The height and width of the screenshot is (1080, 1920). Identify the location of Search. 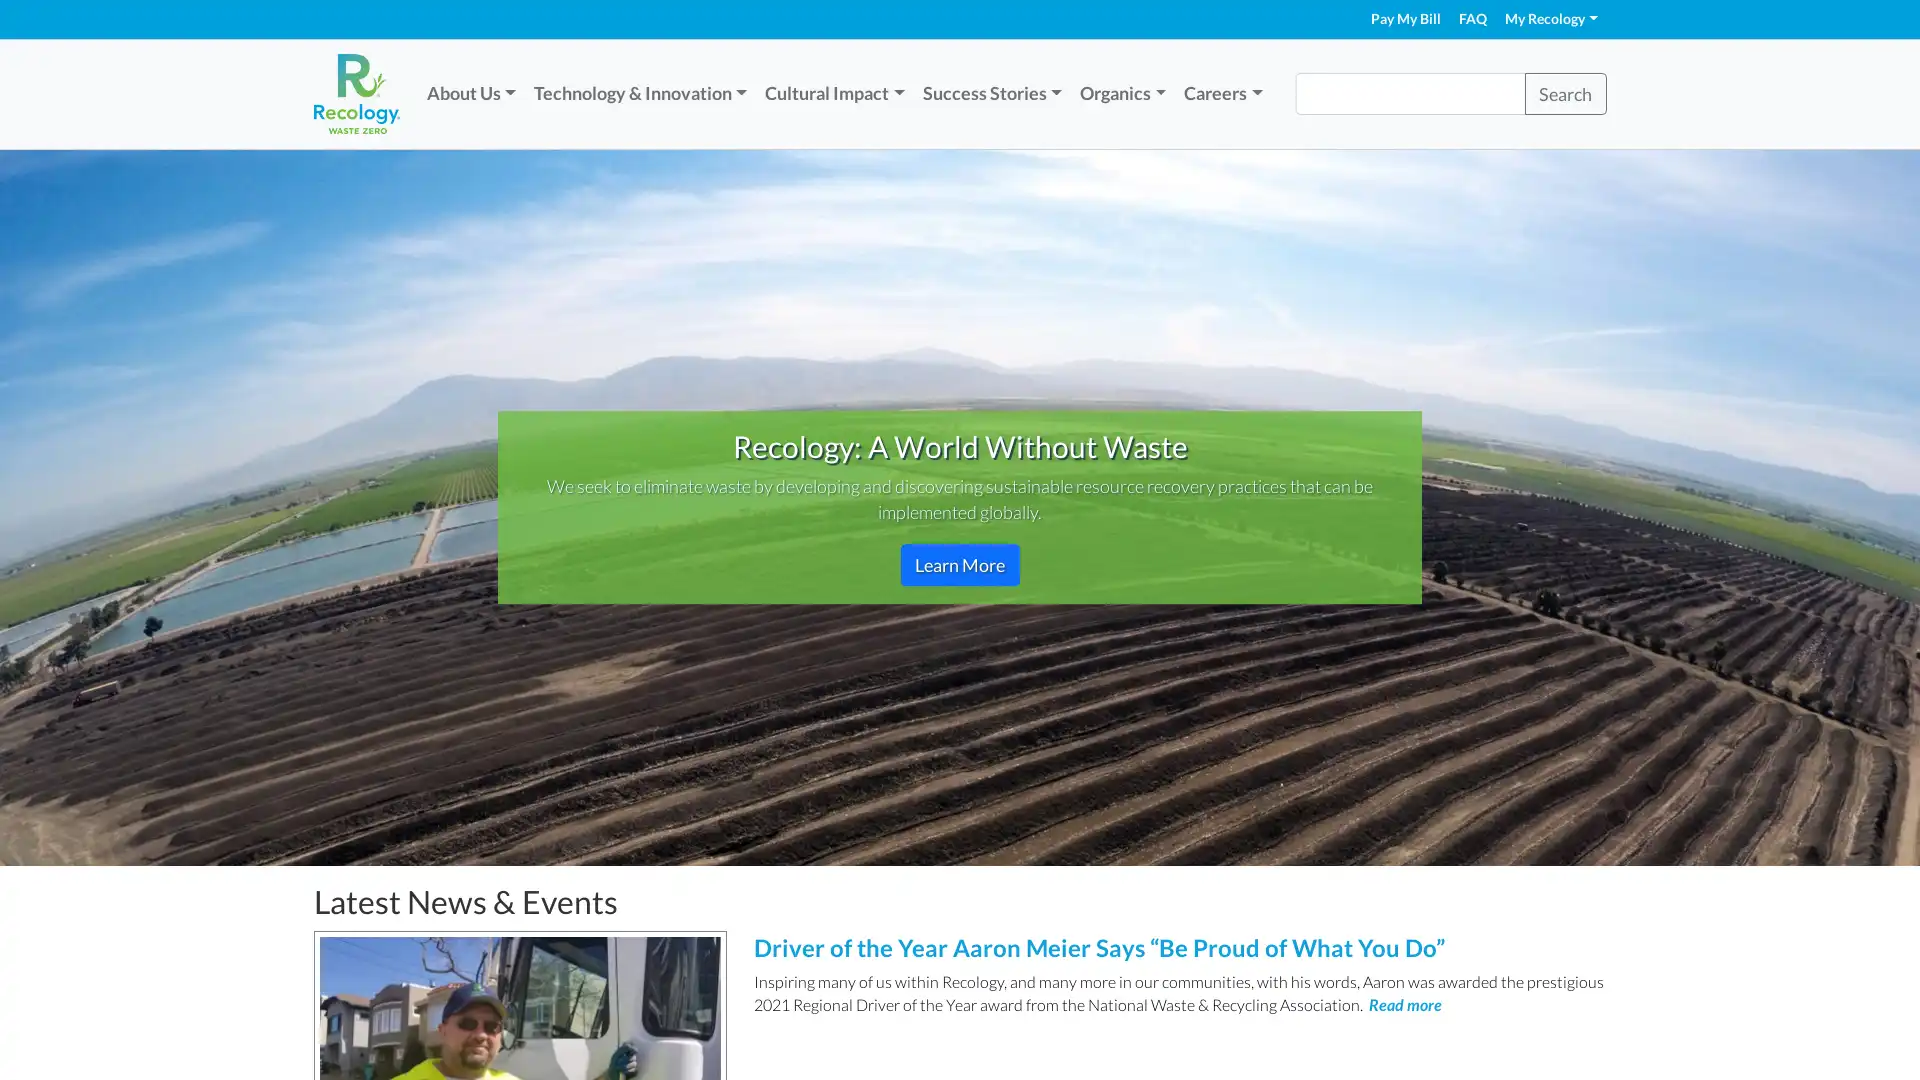
(1563, 93).